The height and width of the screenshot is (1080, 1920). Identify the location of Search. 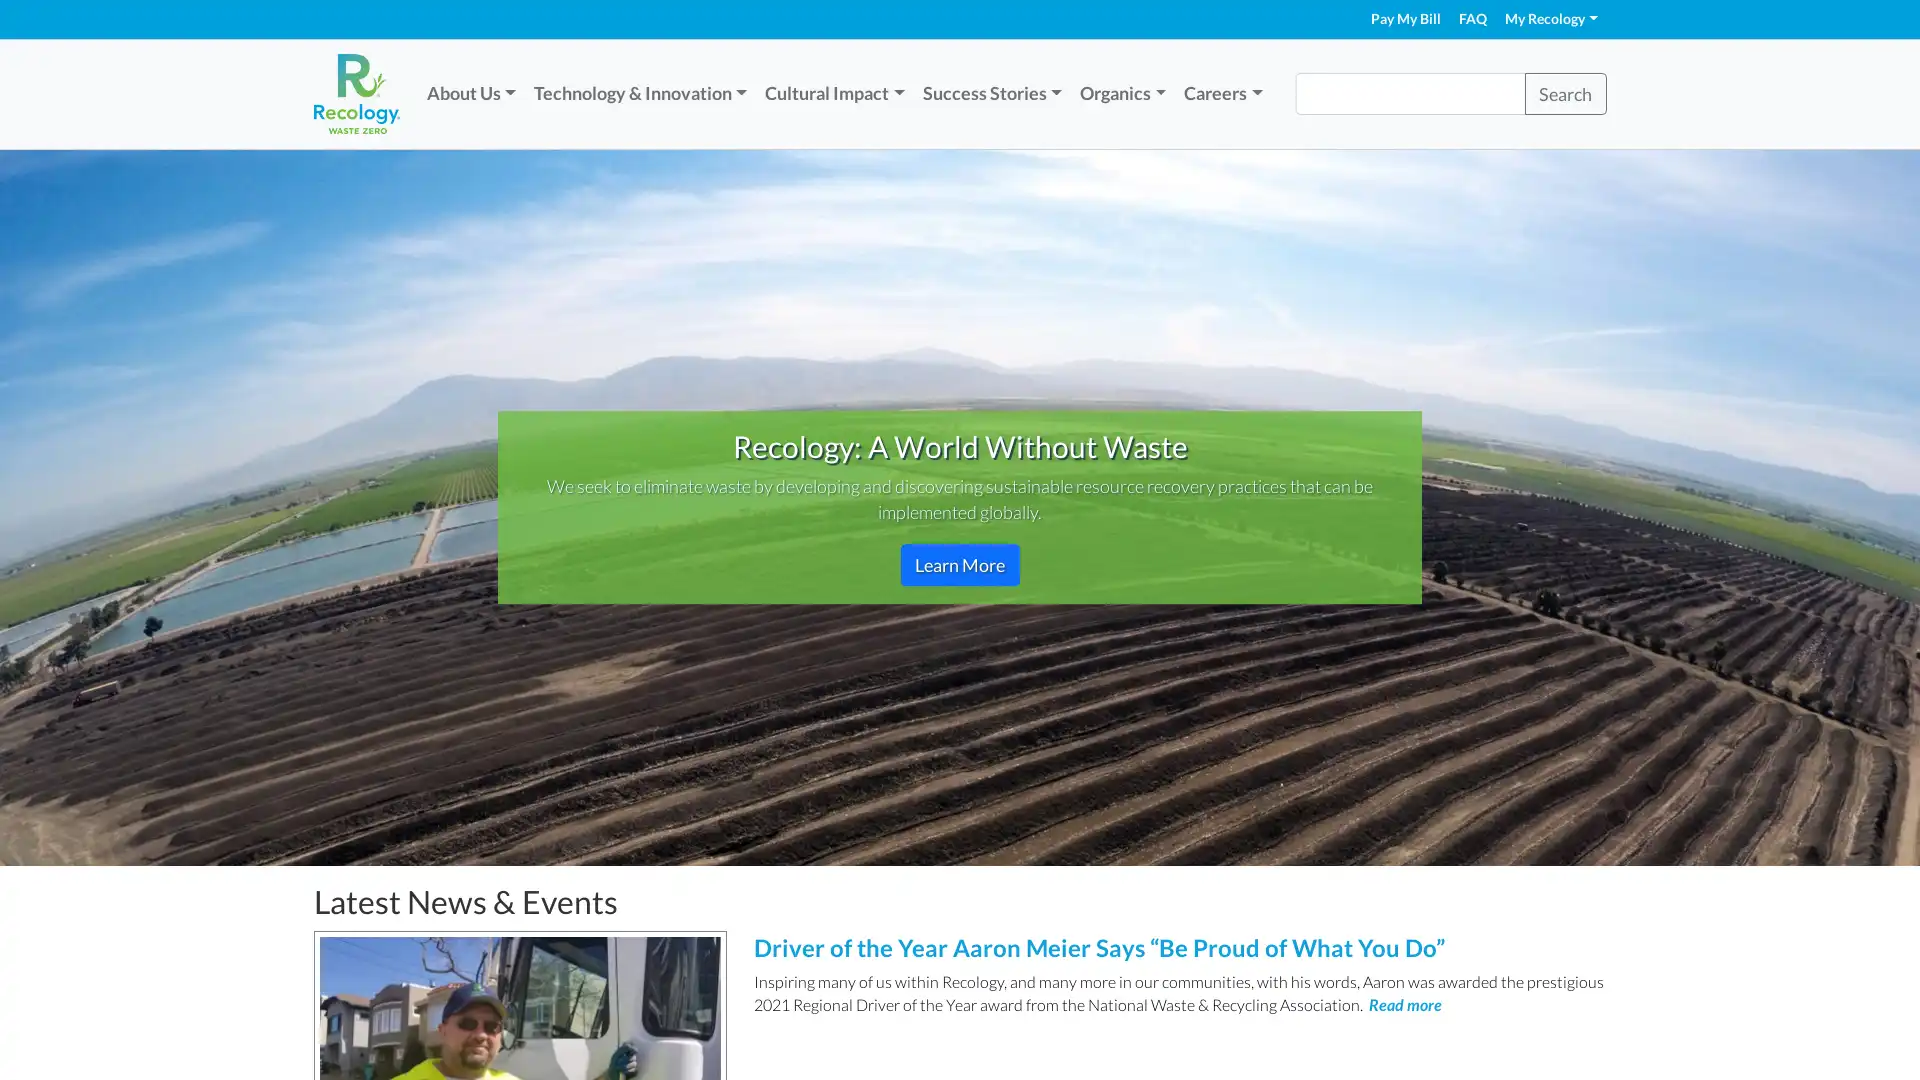
(1563, 93).